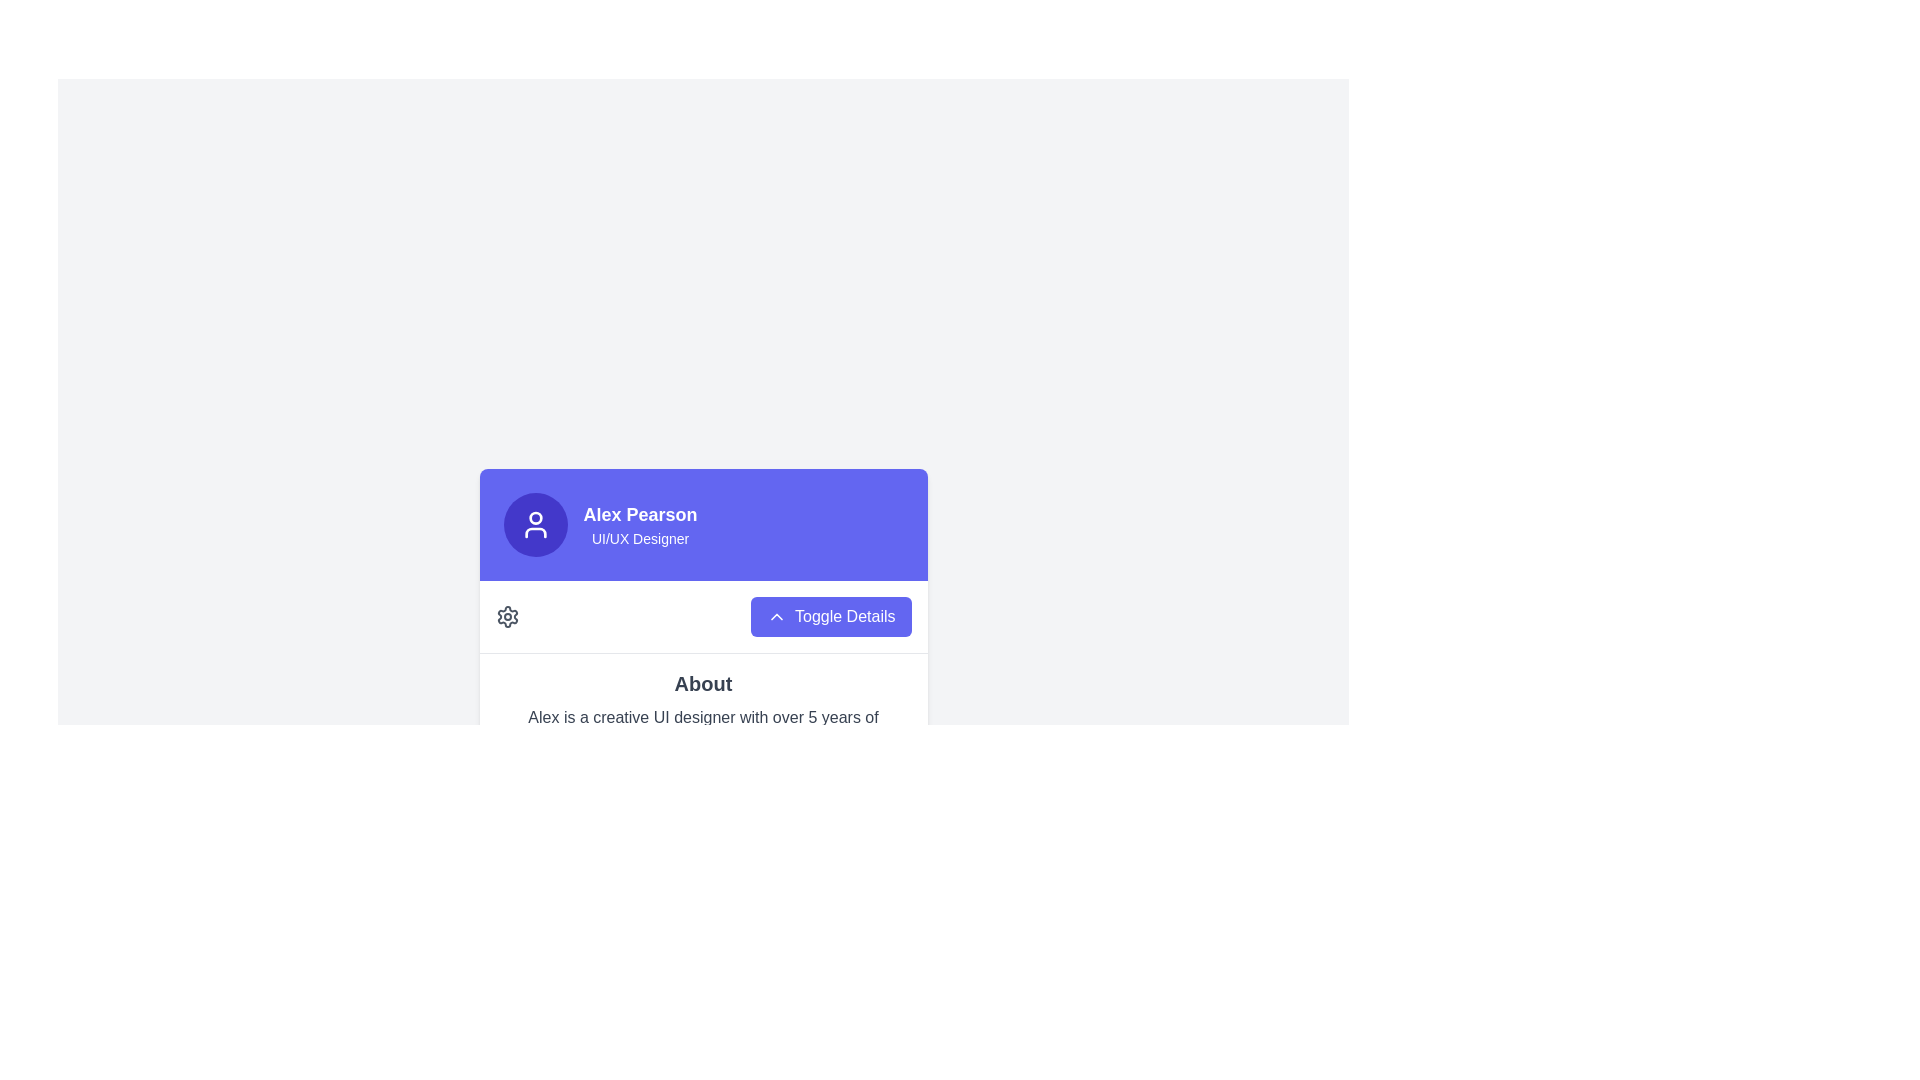  What do you see at coordinates (703, 682) in the screenshot?
I see `the 'About' header label, which is a bold text label positioned above a descriptive paragraph about UI designer Alex` at bounding box center [703, 682].